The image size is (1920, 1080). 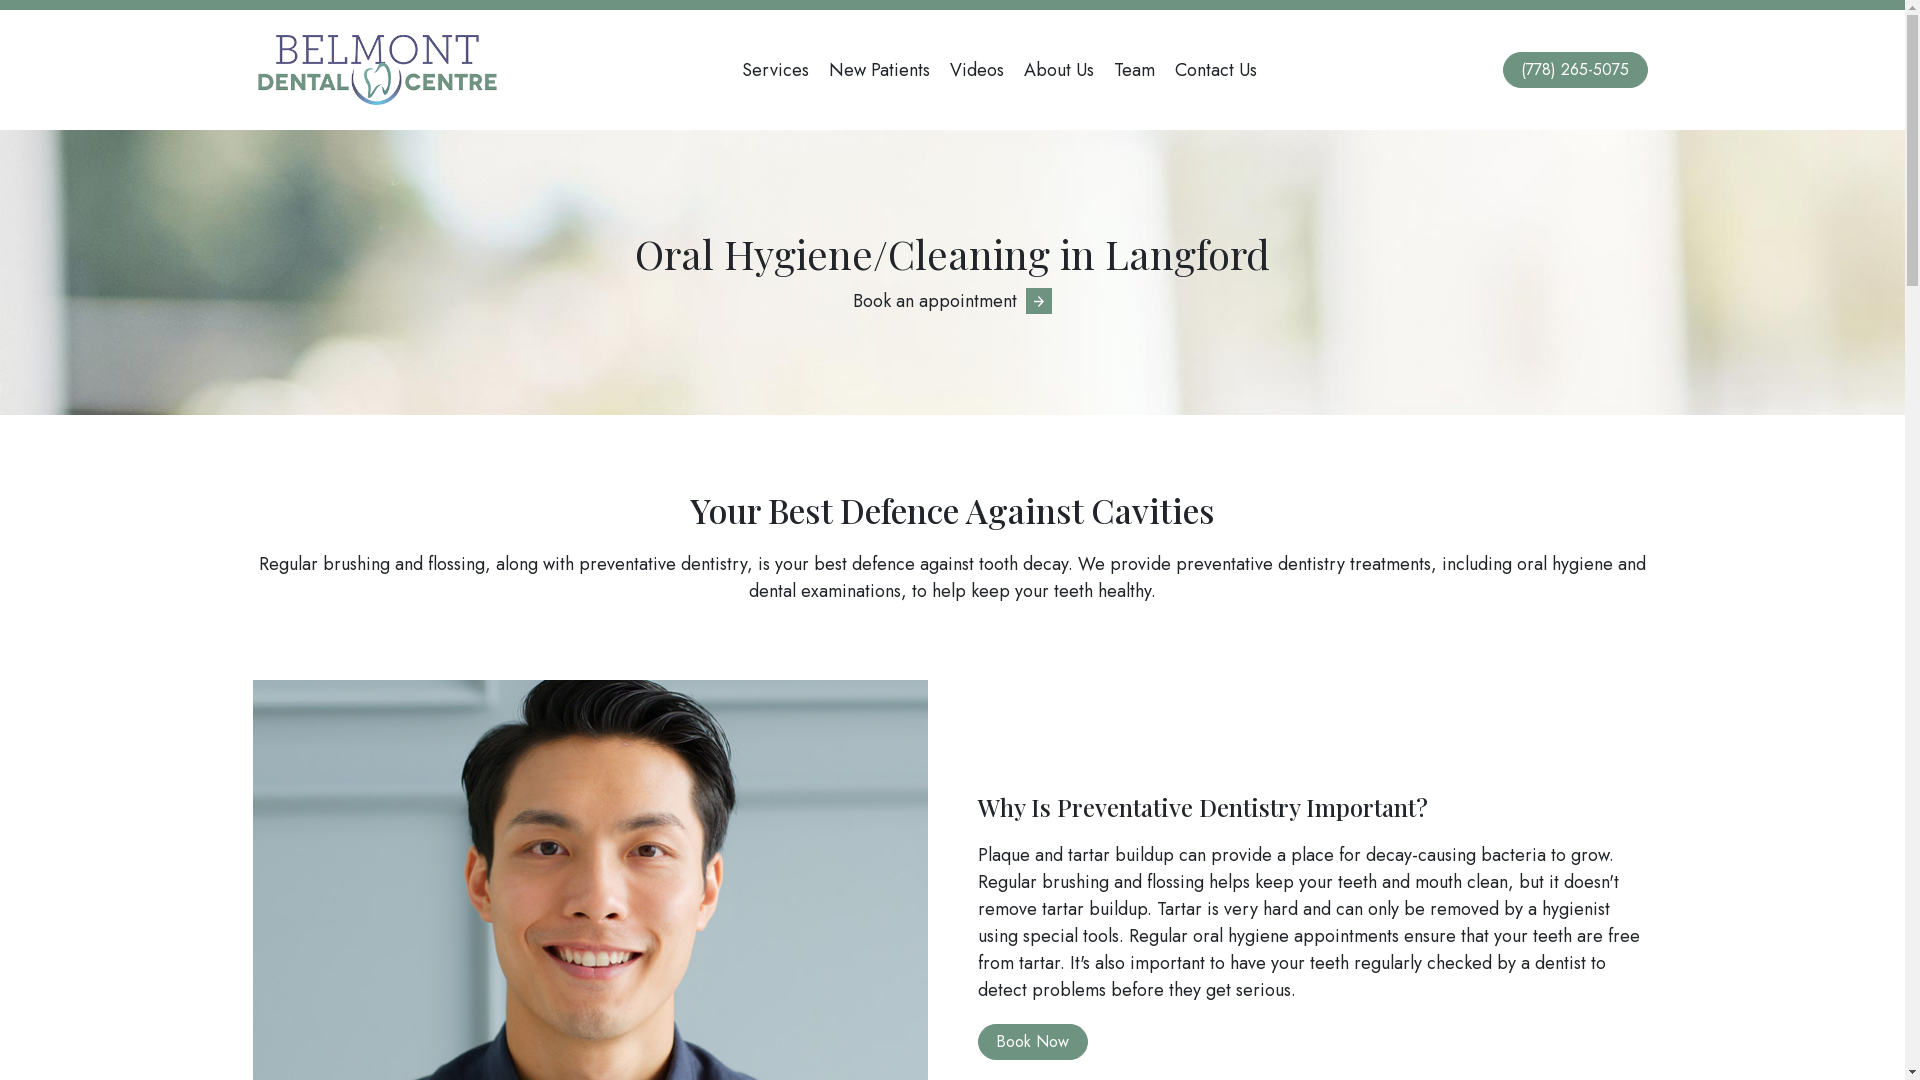 What do you see at coordinates (1573, 68) in the screenshot?
I see `'(778) 265-5075'` at bounding box center [1573, 68].